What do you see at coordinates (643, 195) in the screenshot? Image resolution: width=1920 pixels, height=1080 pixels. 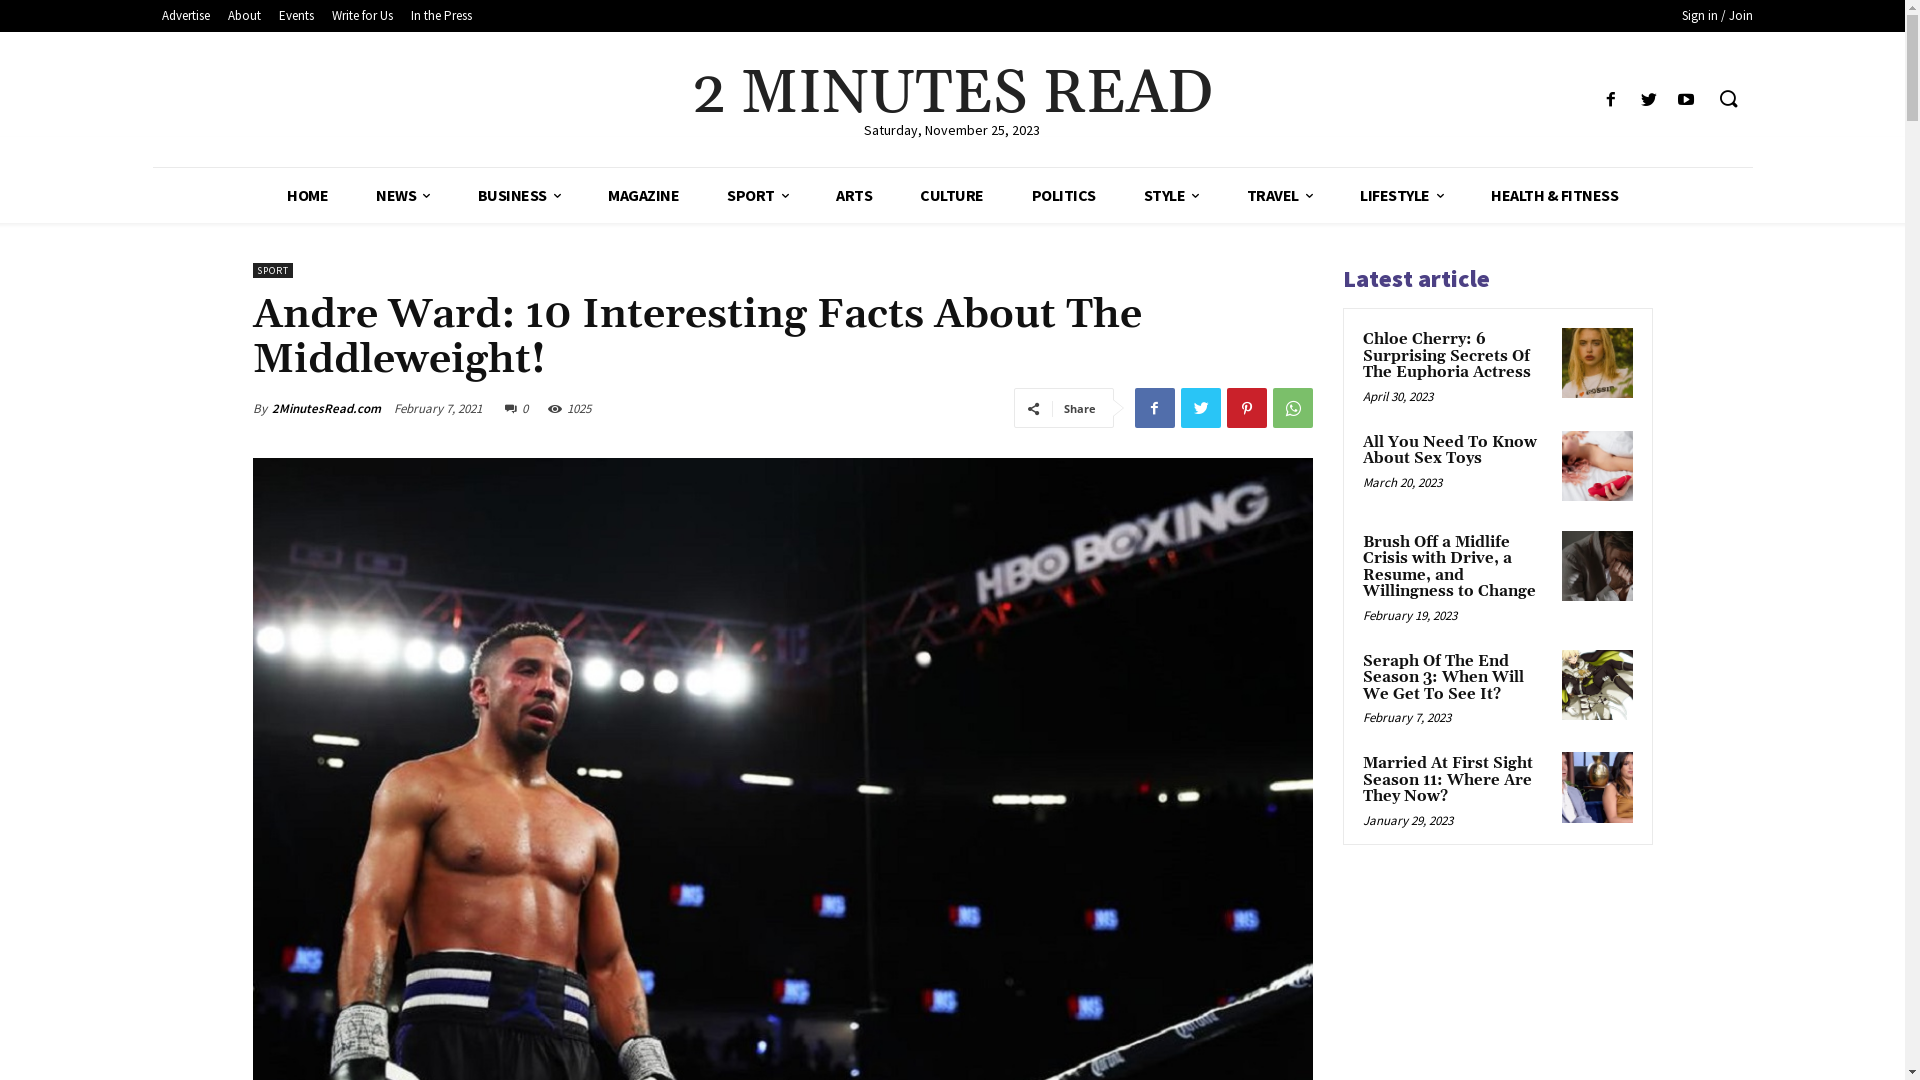 I see `'MAGAZINE'` at bounding box center [643, 195].